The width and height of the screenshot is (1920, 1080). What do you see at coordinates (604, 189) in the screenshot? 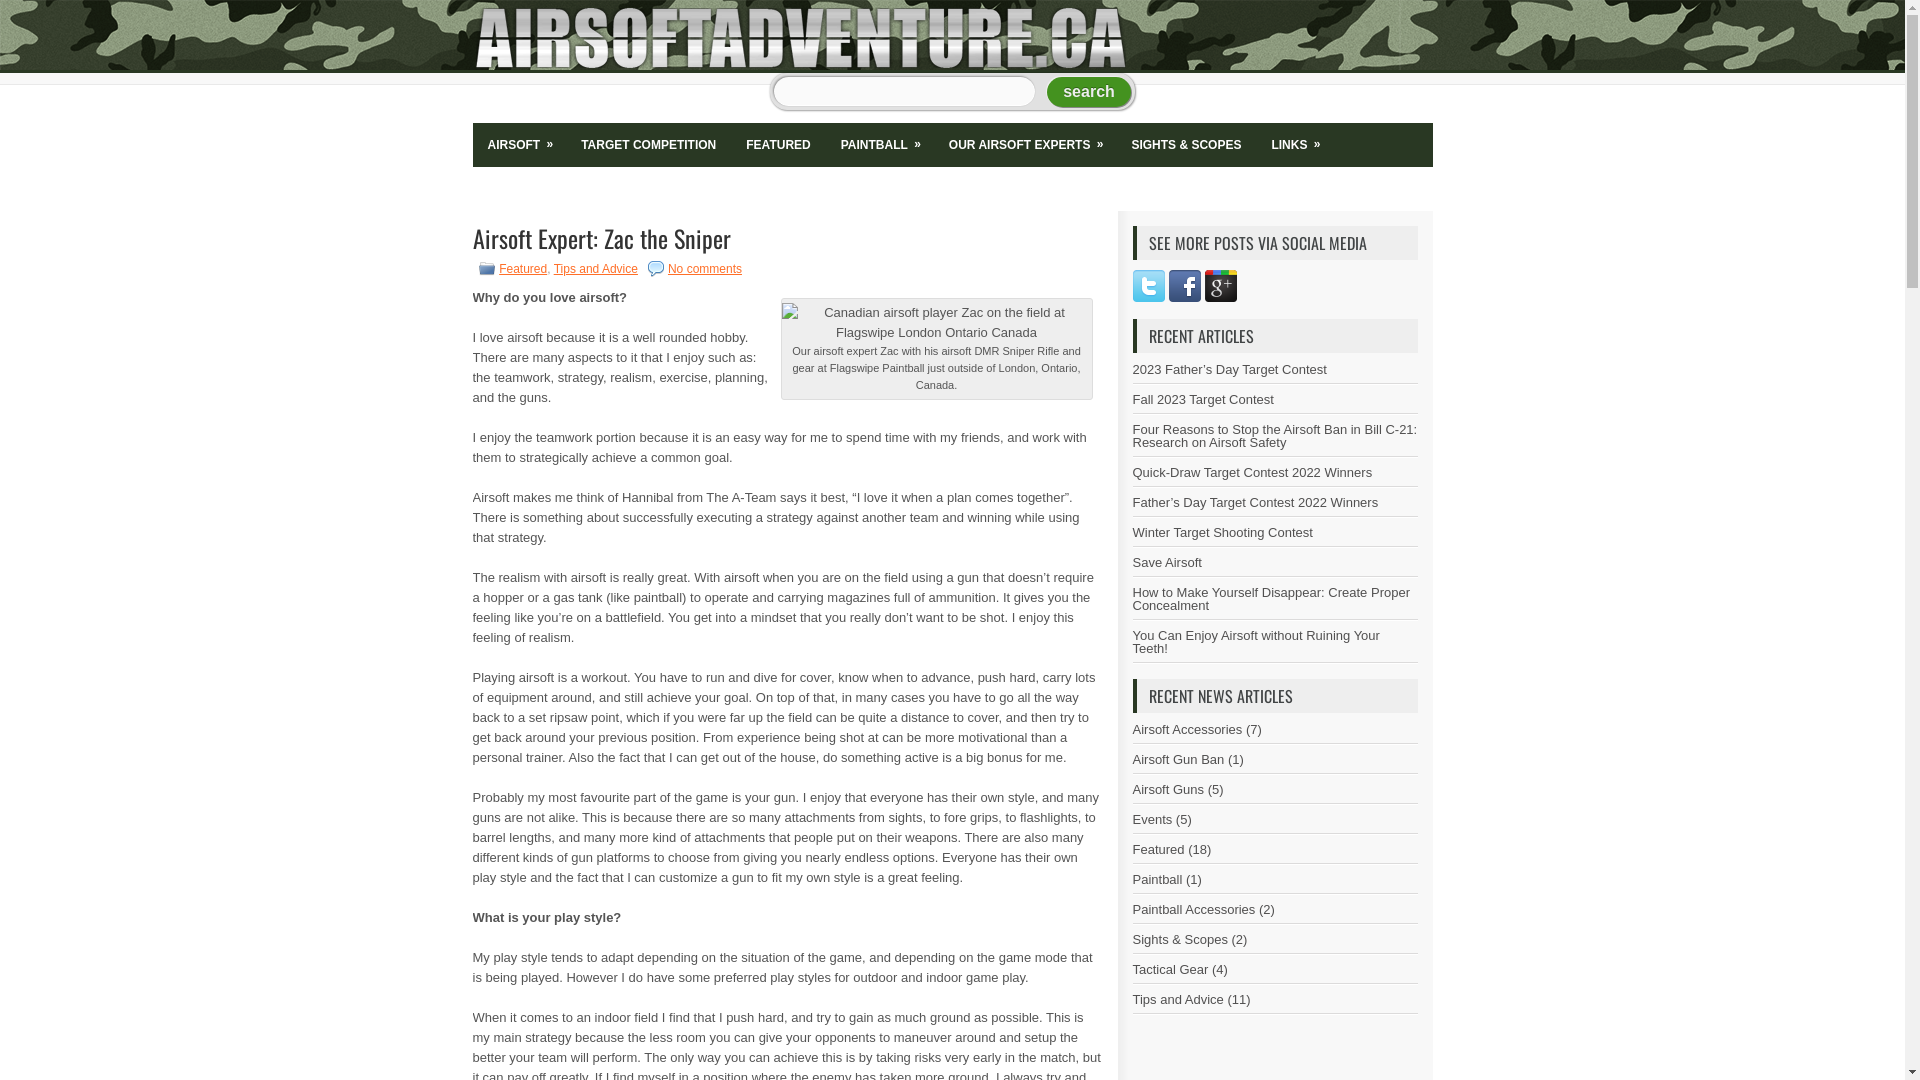
I see `'TOP GUN COMPETITION'` at bounding box center [604, 189].